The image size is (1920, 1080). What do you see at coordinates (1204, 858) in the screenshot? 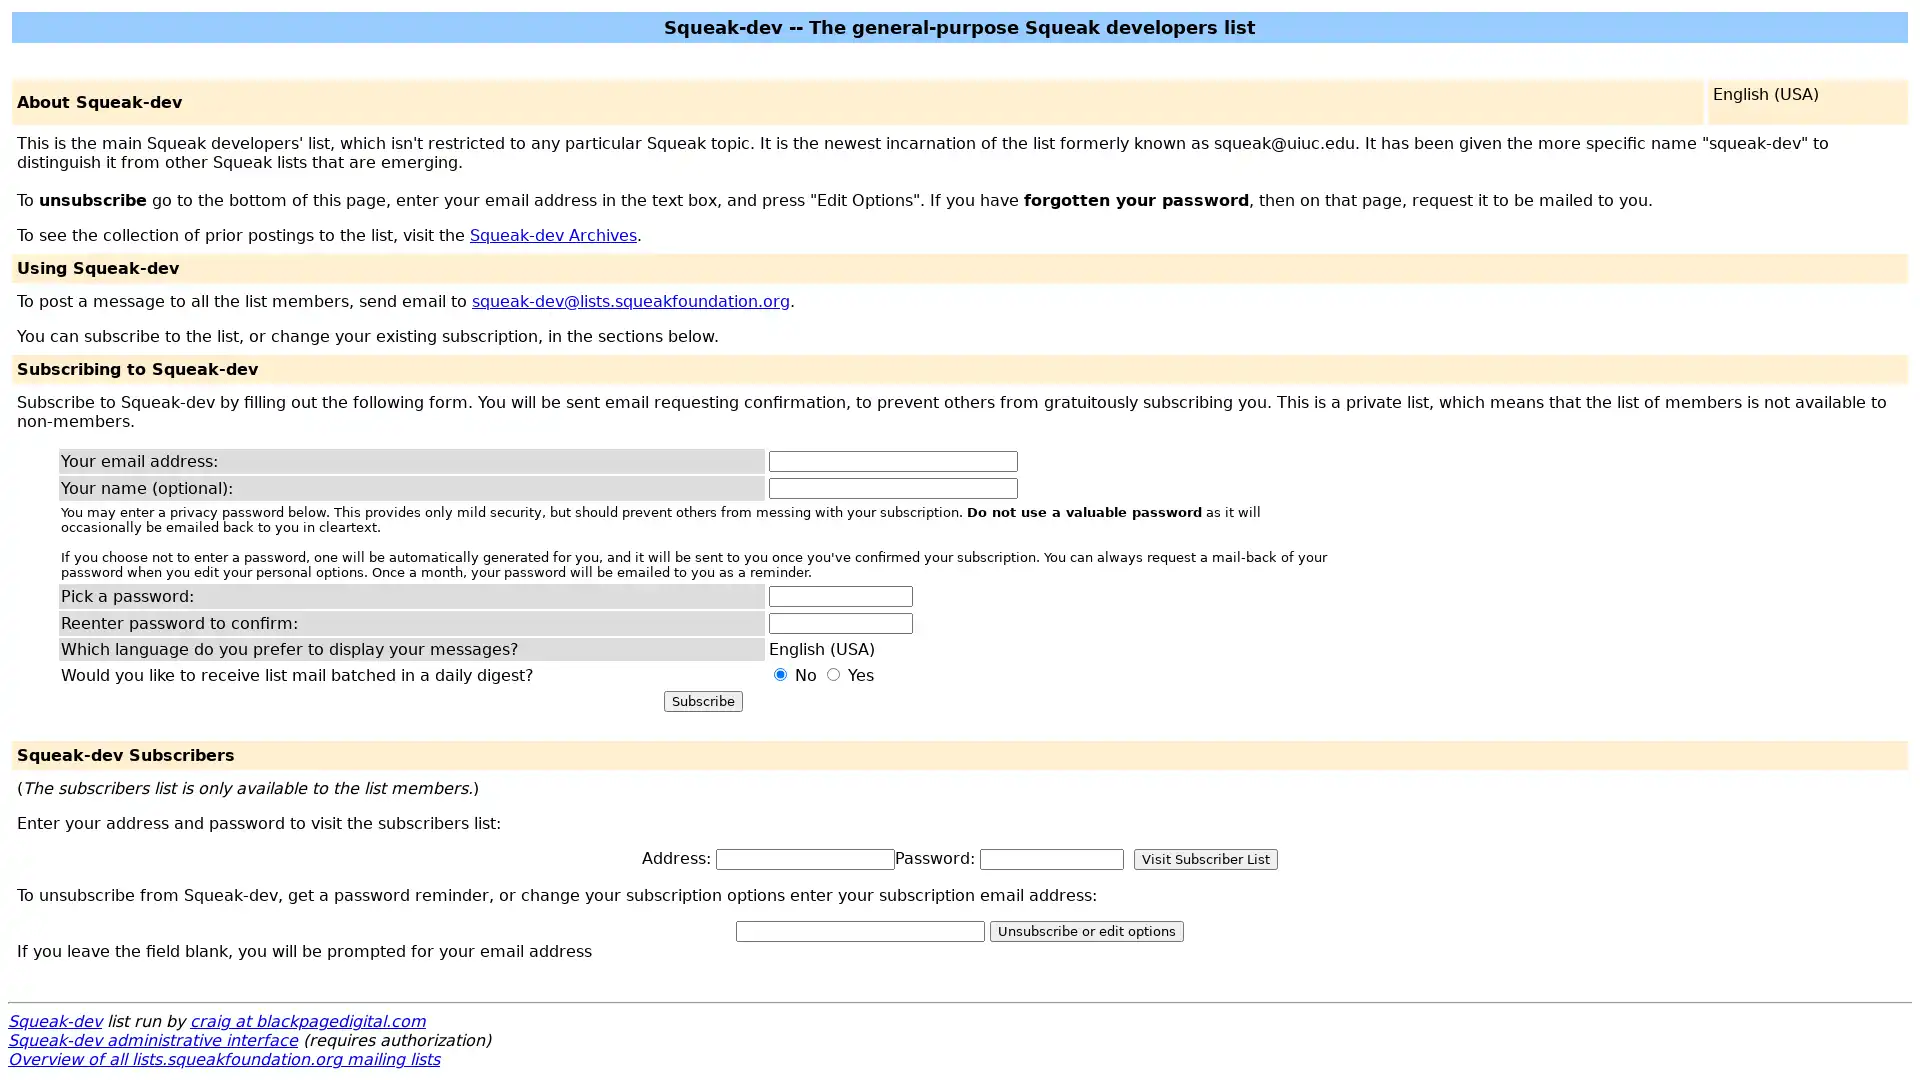
I see `Visit Subscriber List` at bounding box center [1204, 858].